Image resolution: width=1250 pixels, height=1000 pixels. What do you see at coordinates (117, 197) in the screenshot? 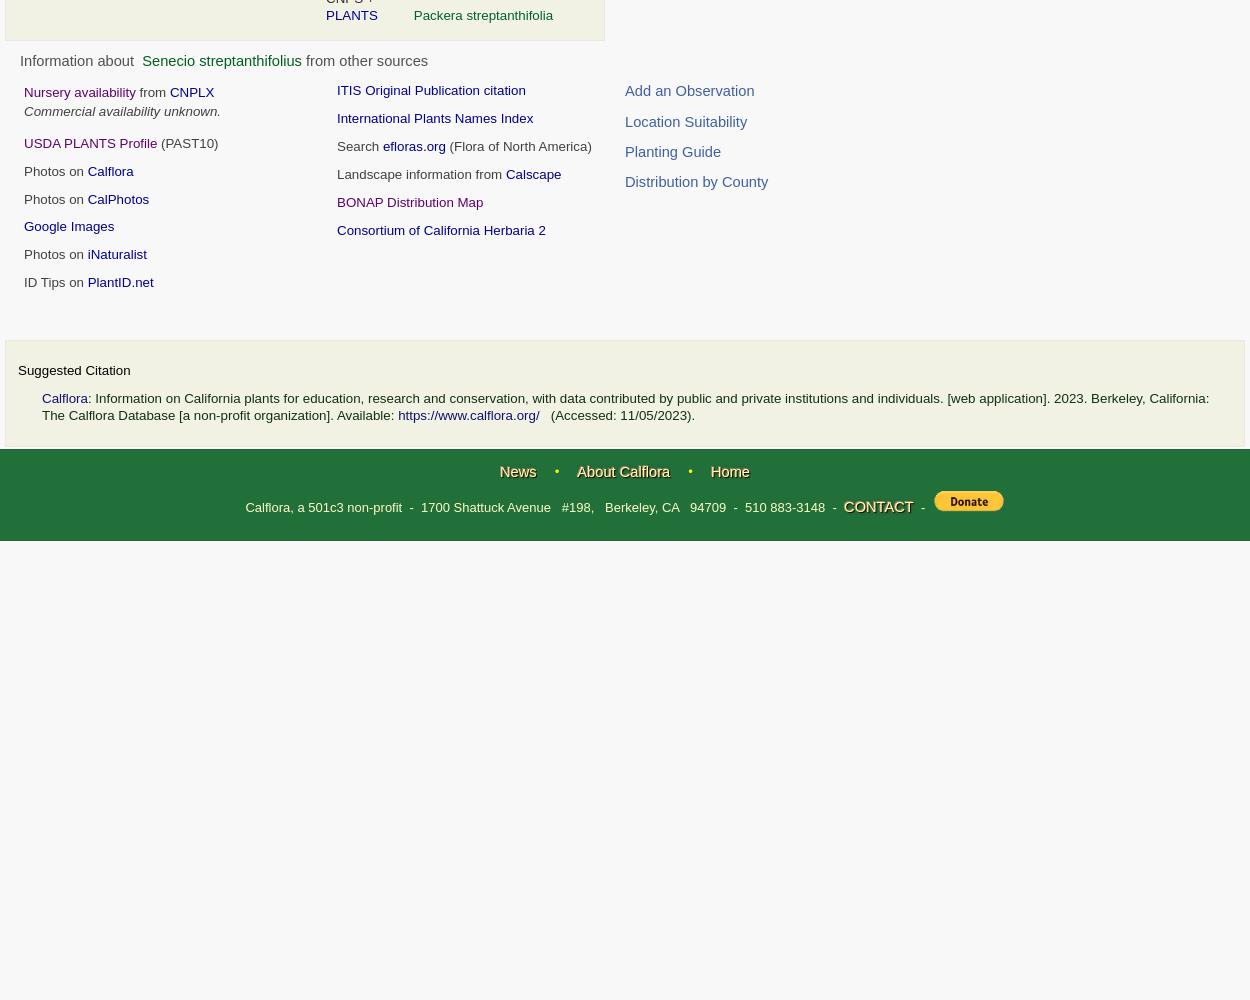
I see `'CalPhotos'` at bounding box center [117, 197].